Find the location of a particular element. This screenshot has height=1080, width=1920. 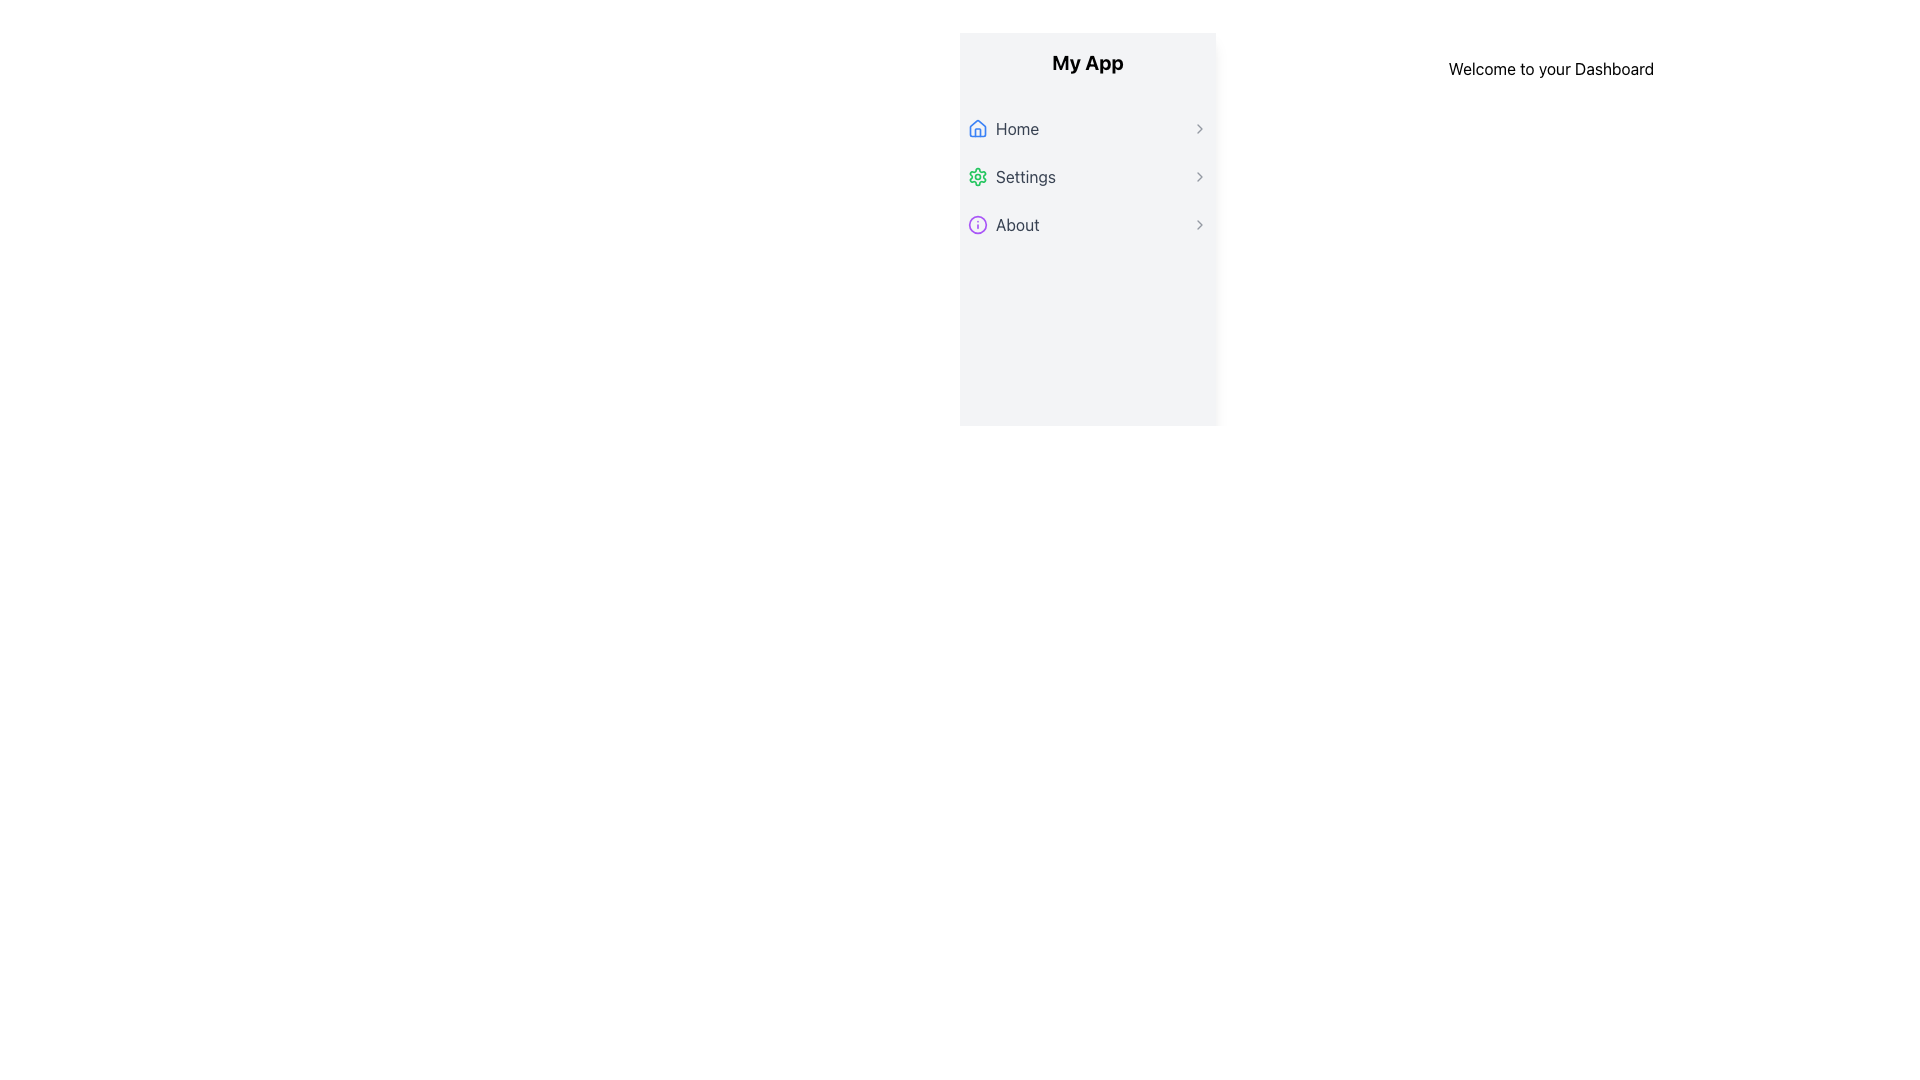

the 'Home' icon located to the left of the 'Home' menu item label in the main sidebar of the application interface is located at coordinates (978, 128).